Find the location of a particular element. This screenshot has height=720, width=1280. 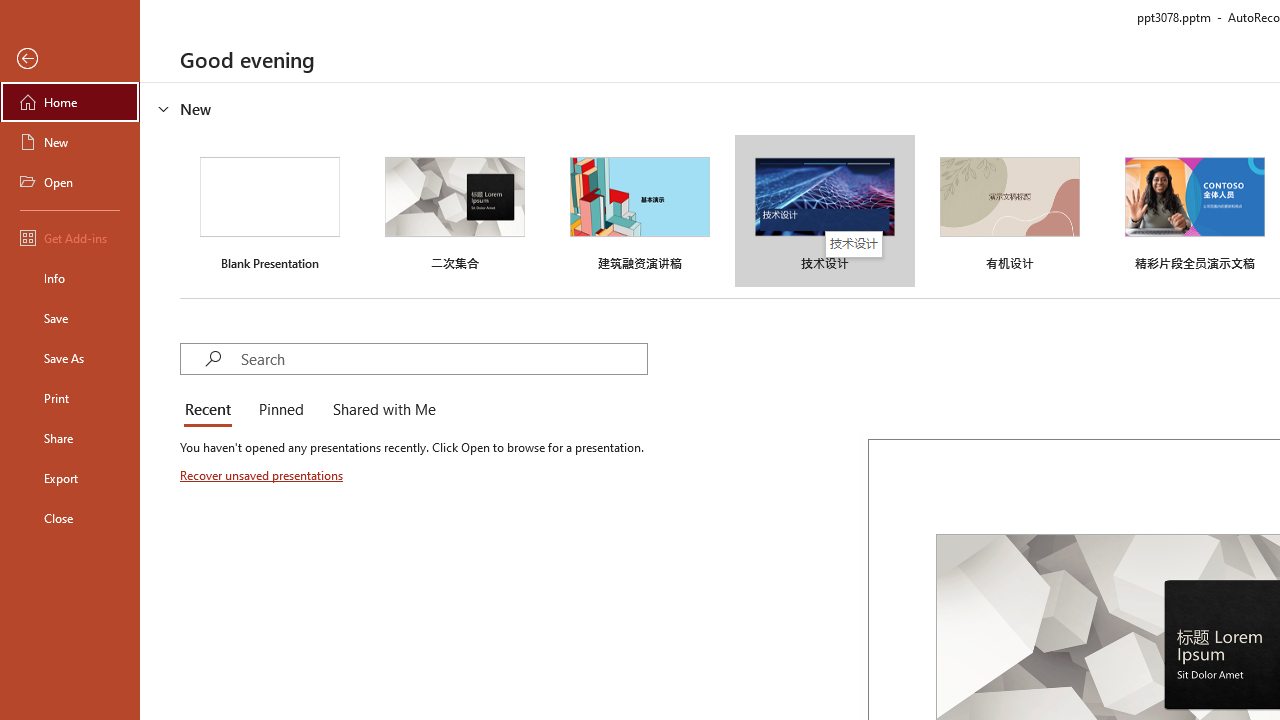

'Blank Presentation' is located at coordinates (269, 211).